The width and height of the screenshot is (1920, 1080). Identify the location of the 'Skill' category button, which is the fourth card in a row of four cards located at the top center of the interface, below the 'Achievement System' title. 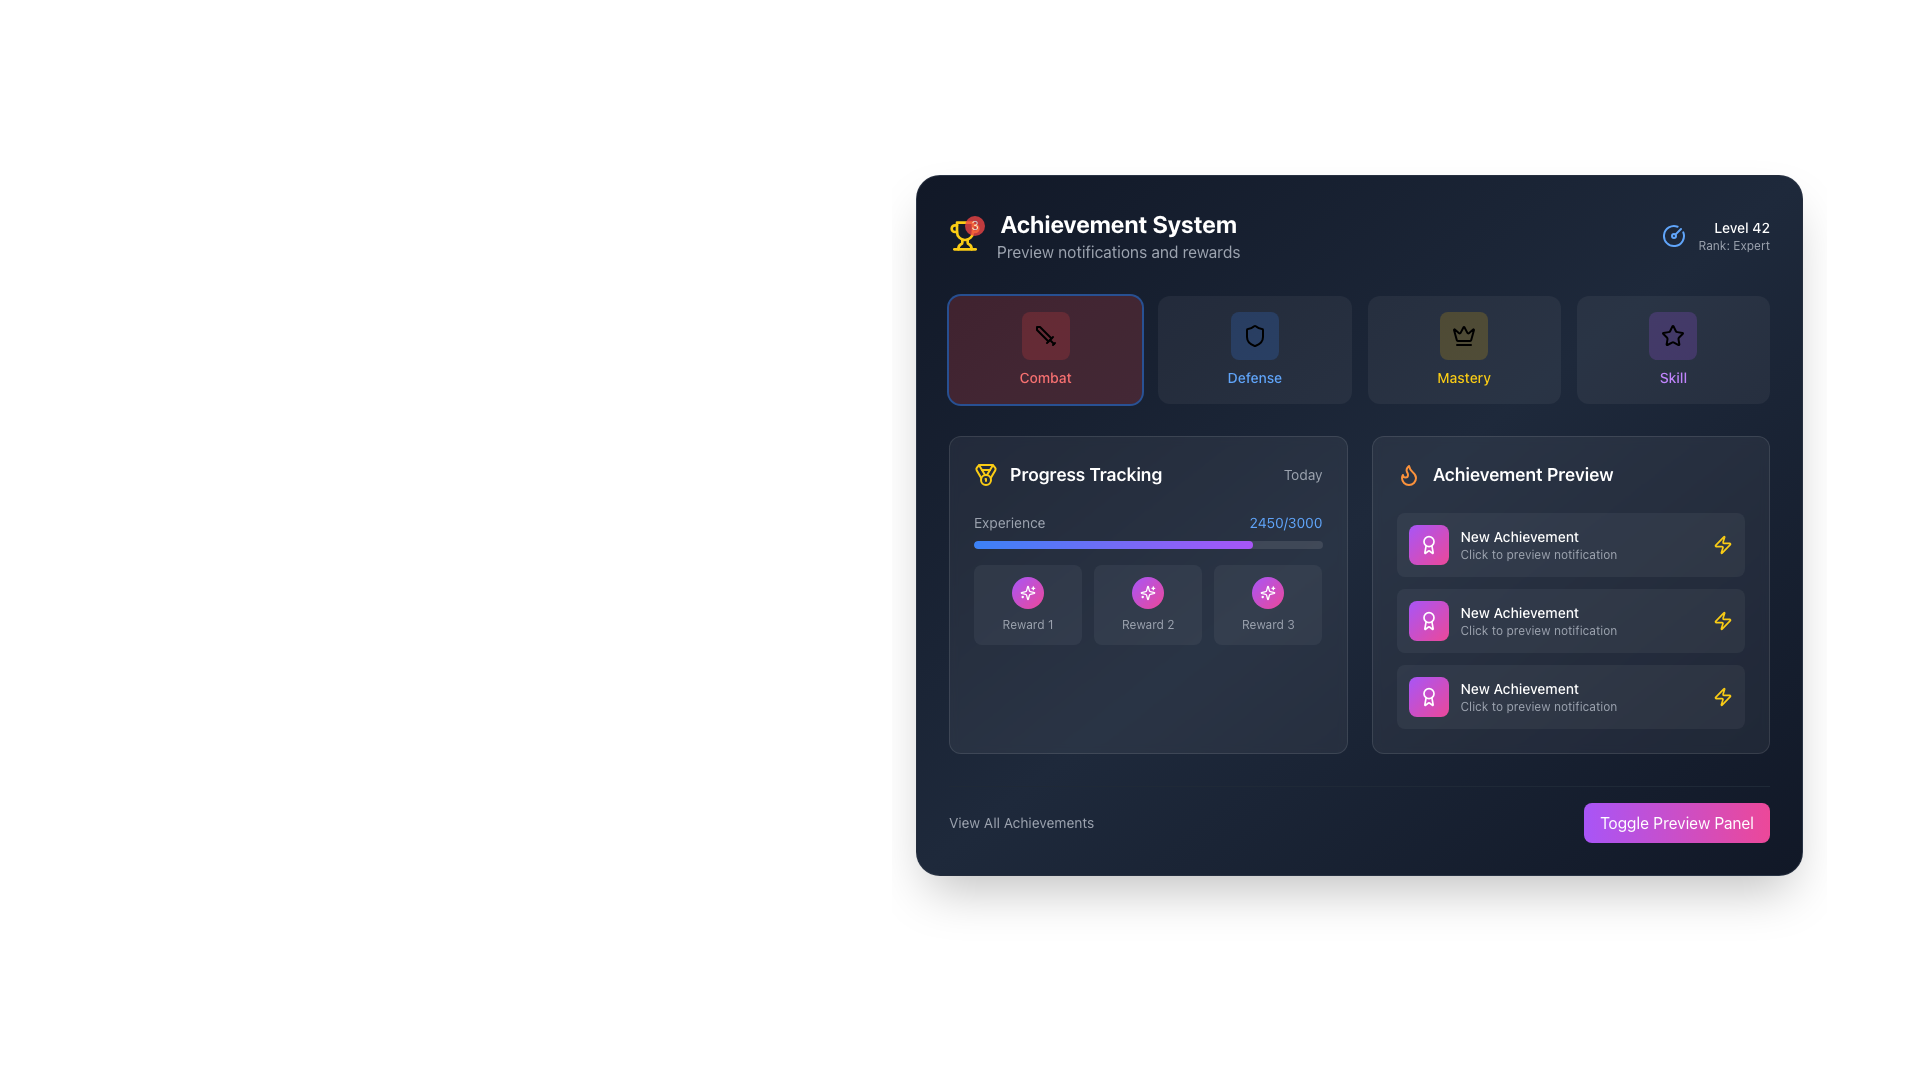
(1673, 349).